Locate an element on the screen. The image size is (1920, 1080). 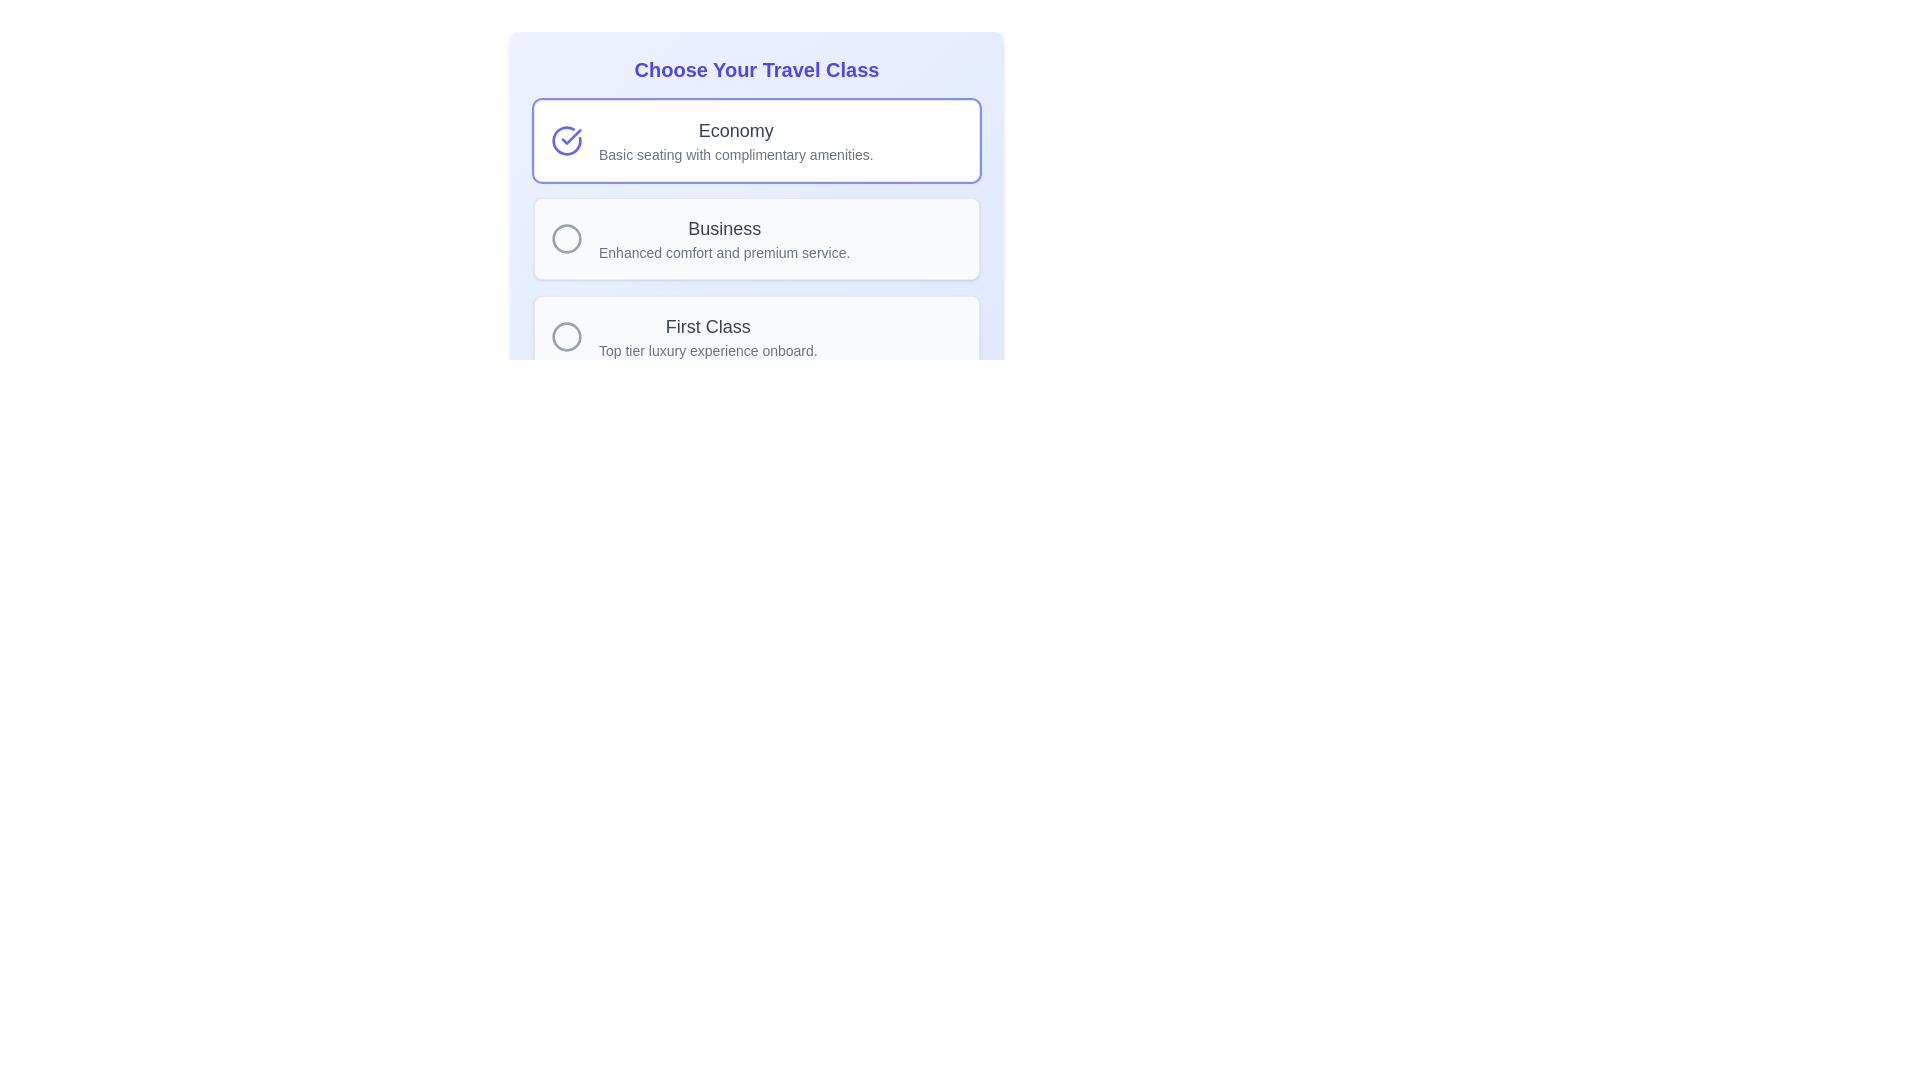
the text display element that provides details about the travel class option, which is the first selectable option in the 'Choose Your Travel Class' menu is located at coordinates (735, 140).